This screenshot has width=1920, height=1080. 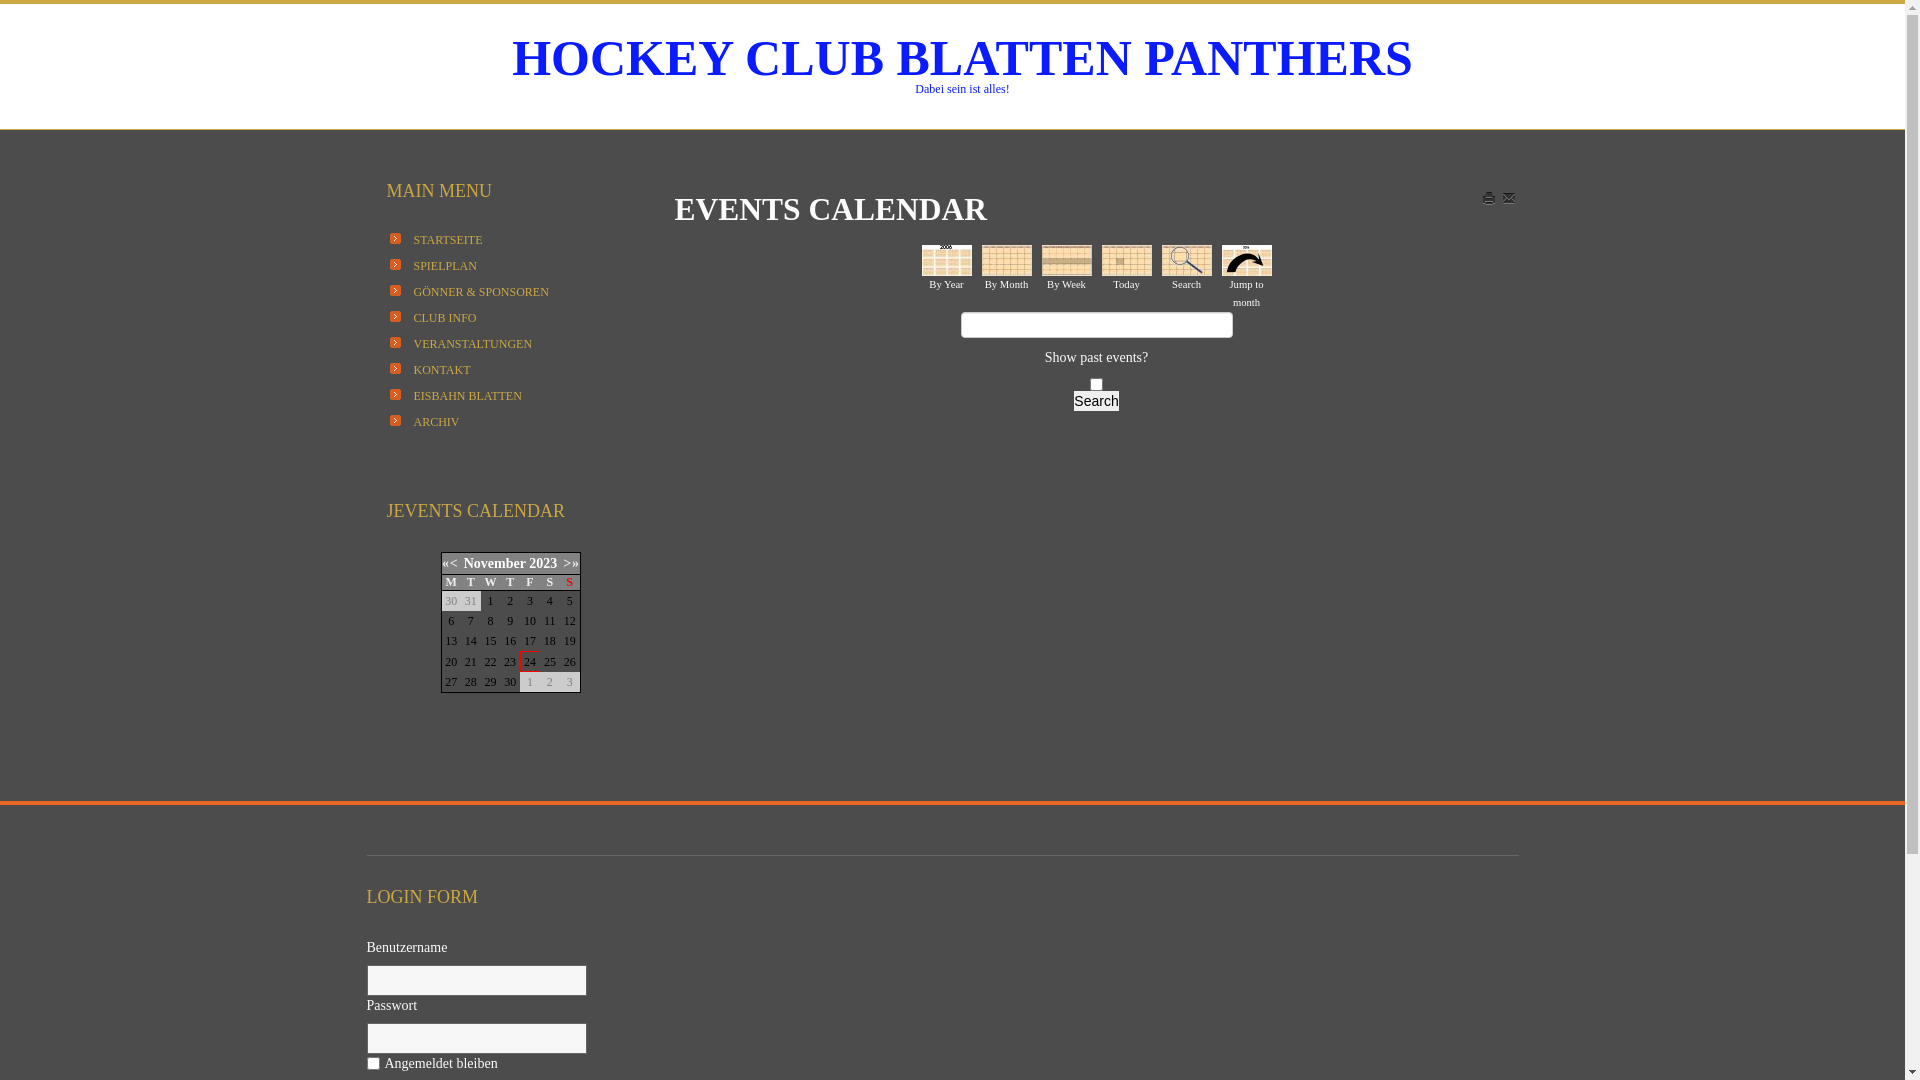 What do you see at coordinates (509, 681) in the screenshot?
I see `'30'` at bounding box center [509, 681].